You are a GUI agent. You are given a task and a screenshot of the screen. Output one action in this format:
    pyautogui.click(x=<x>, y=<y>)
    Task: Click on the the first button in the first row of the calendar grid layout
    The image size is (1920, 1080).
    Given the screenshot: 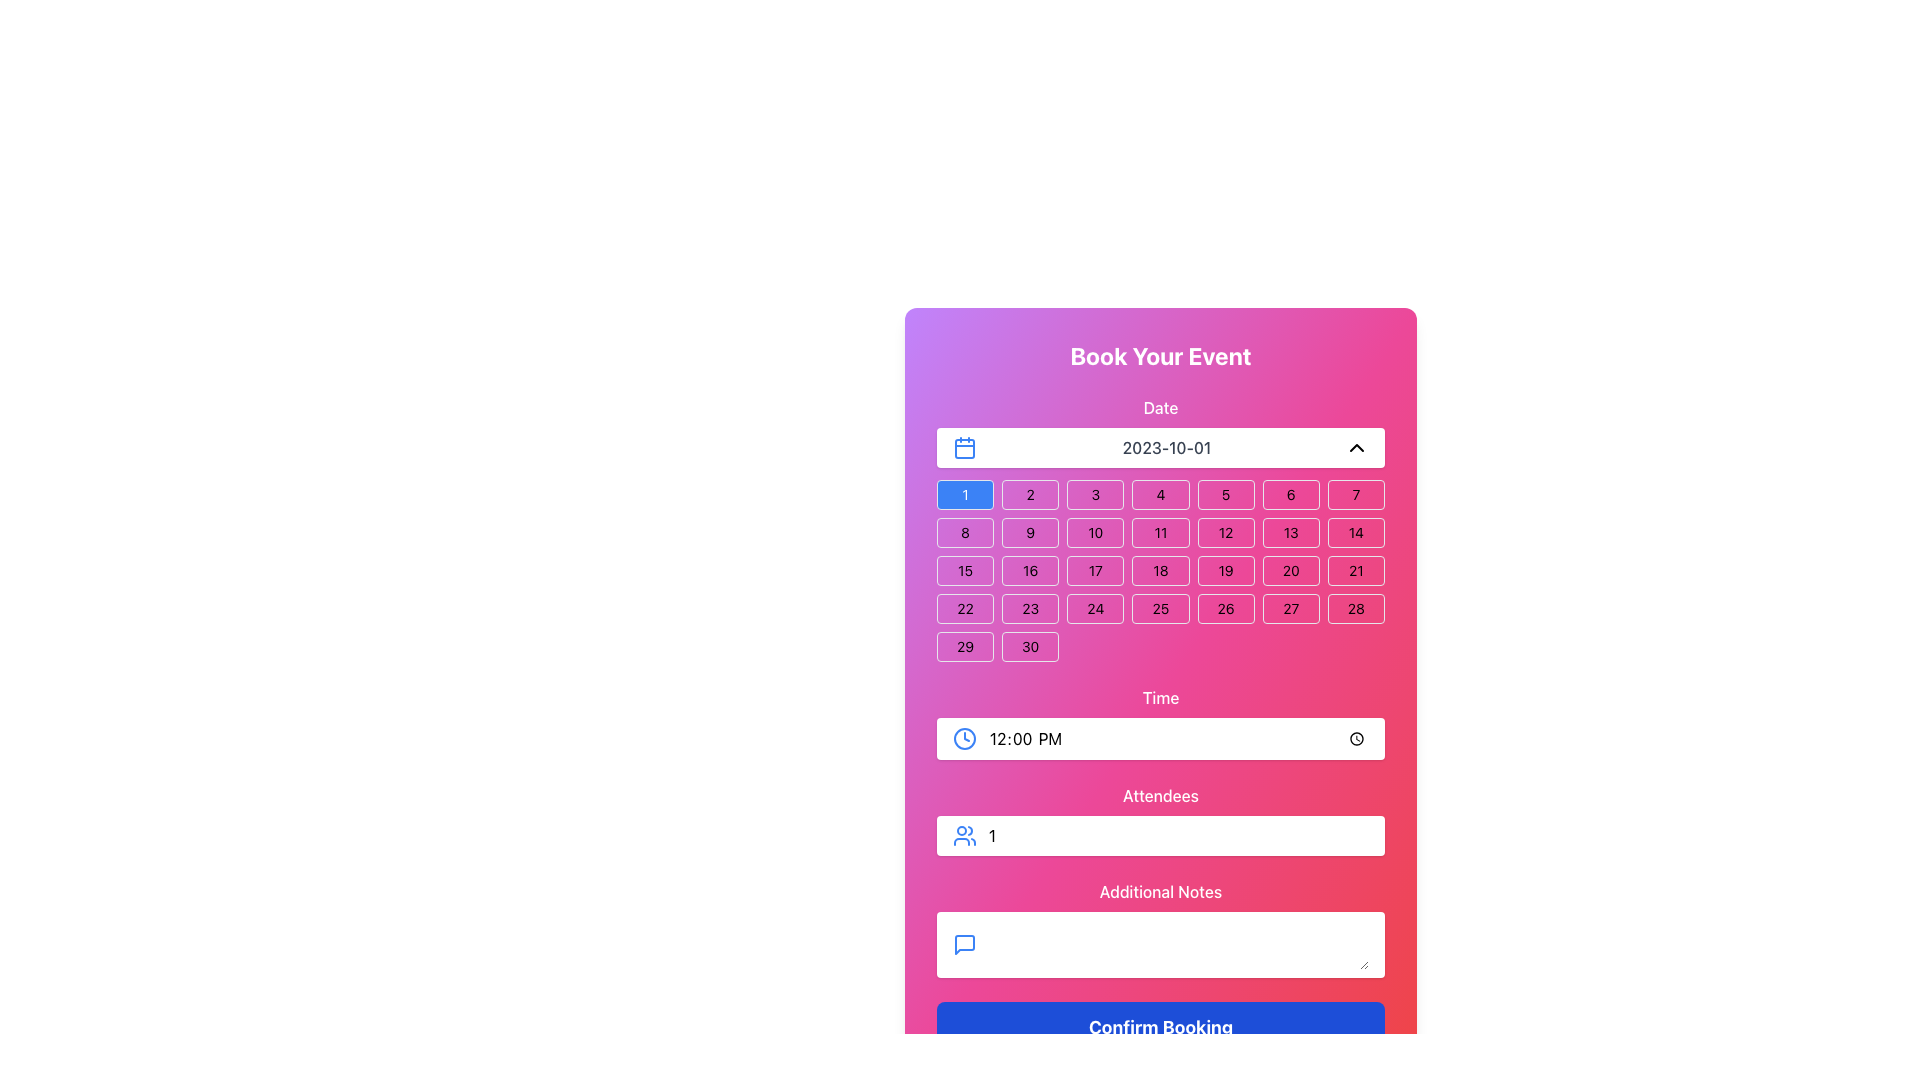 What is the action you would take?
    pyautogui.click(x=965, y=494)
    